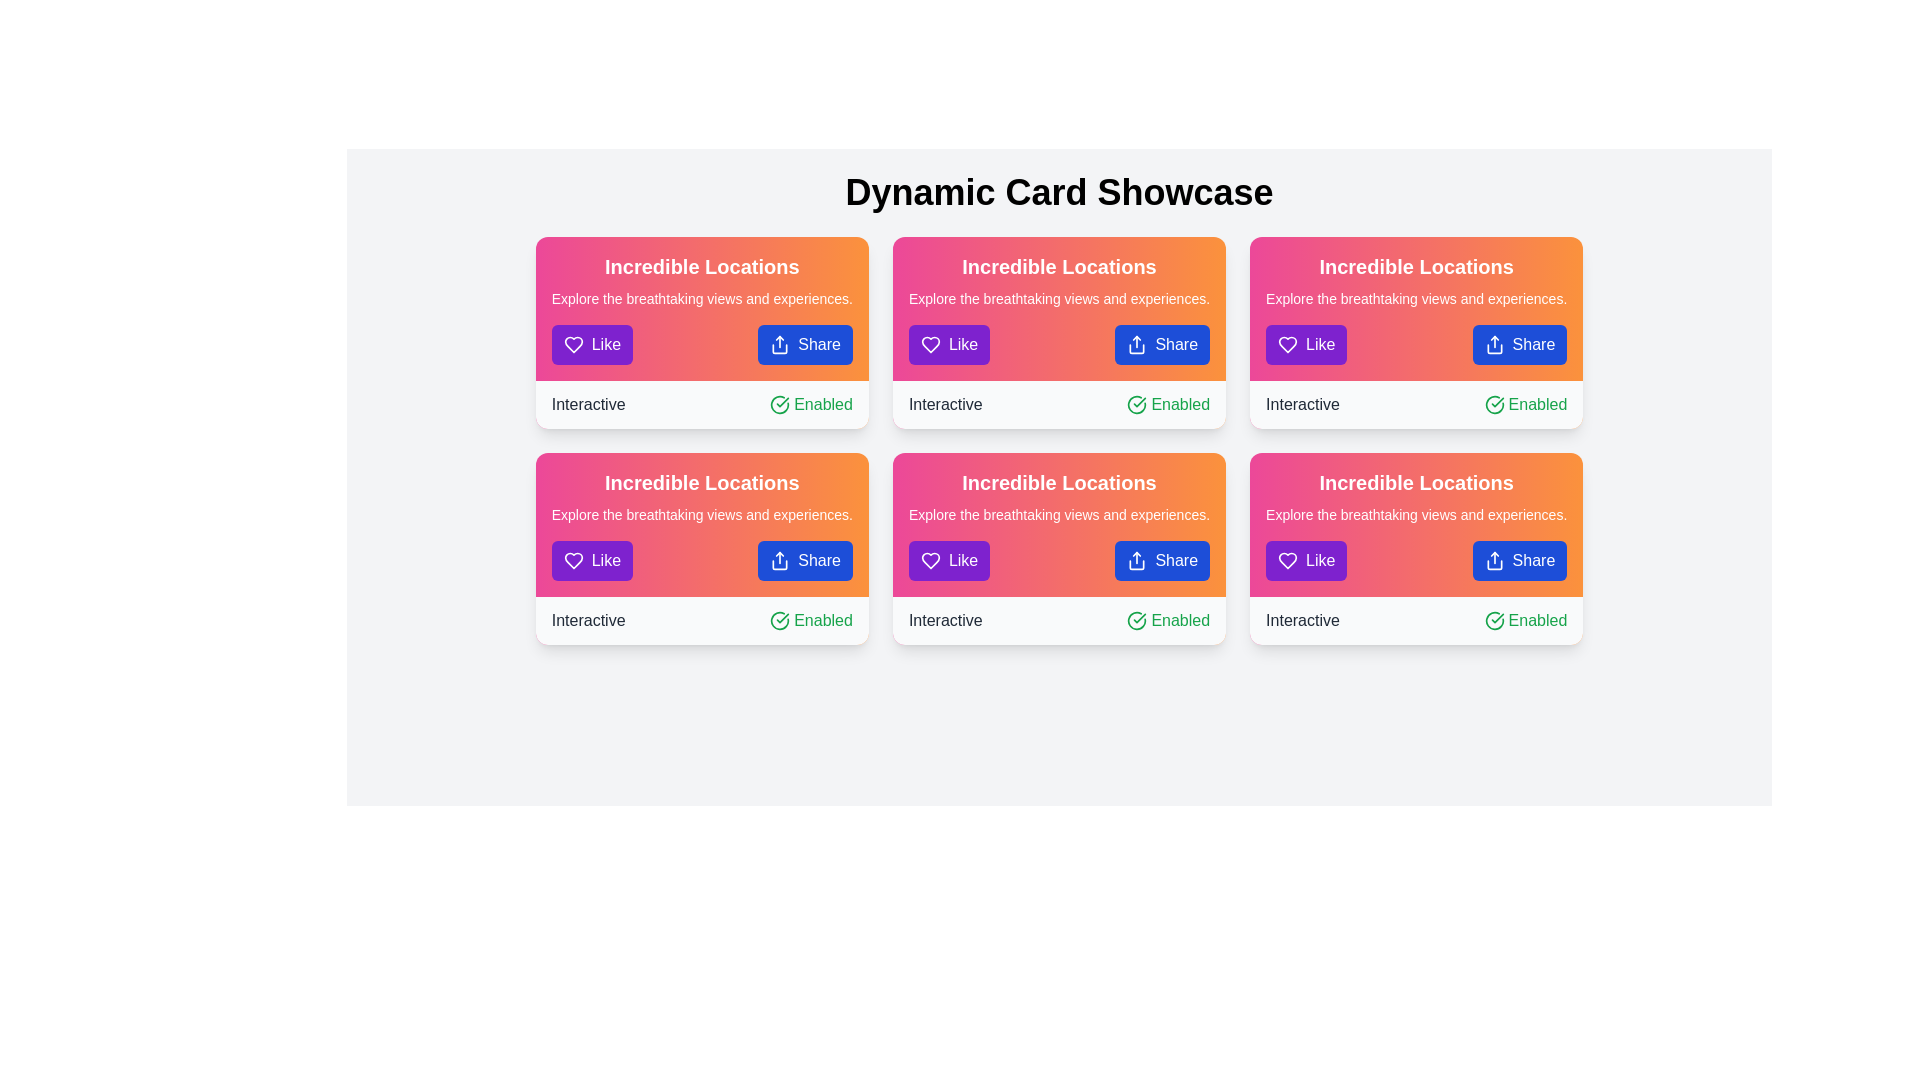 Image resolution: width=1920 pixels, height=1080 pixels. Describe the element at coordinates (805, 343) in the screenshot. I see `the 'Share' button, which is the second button in a row next to the 'Like' button` at that location.